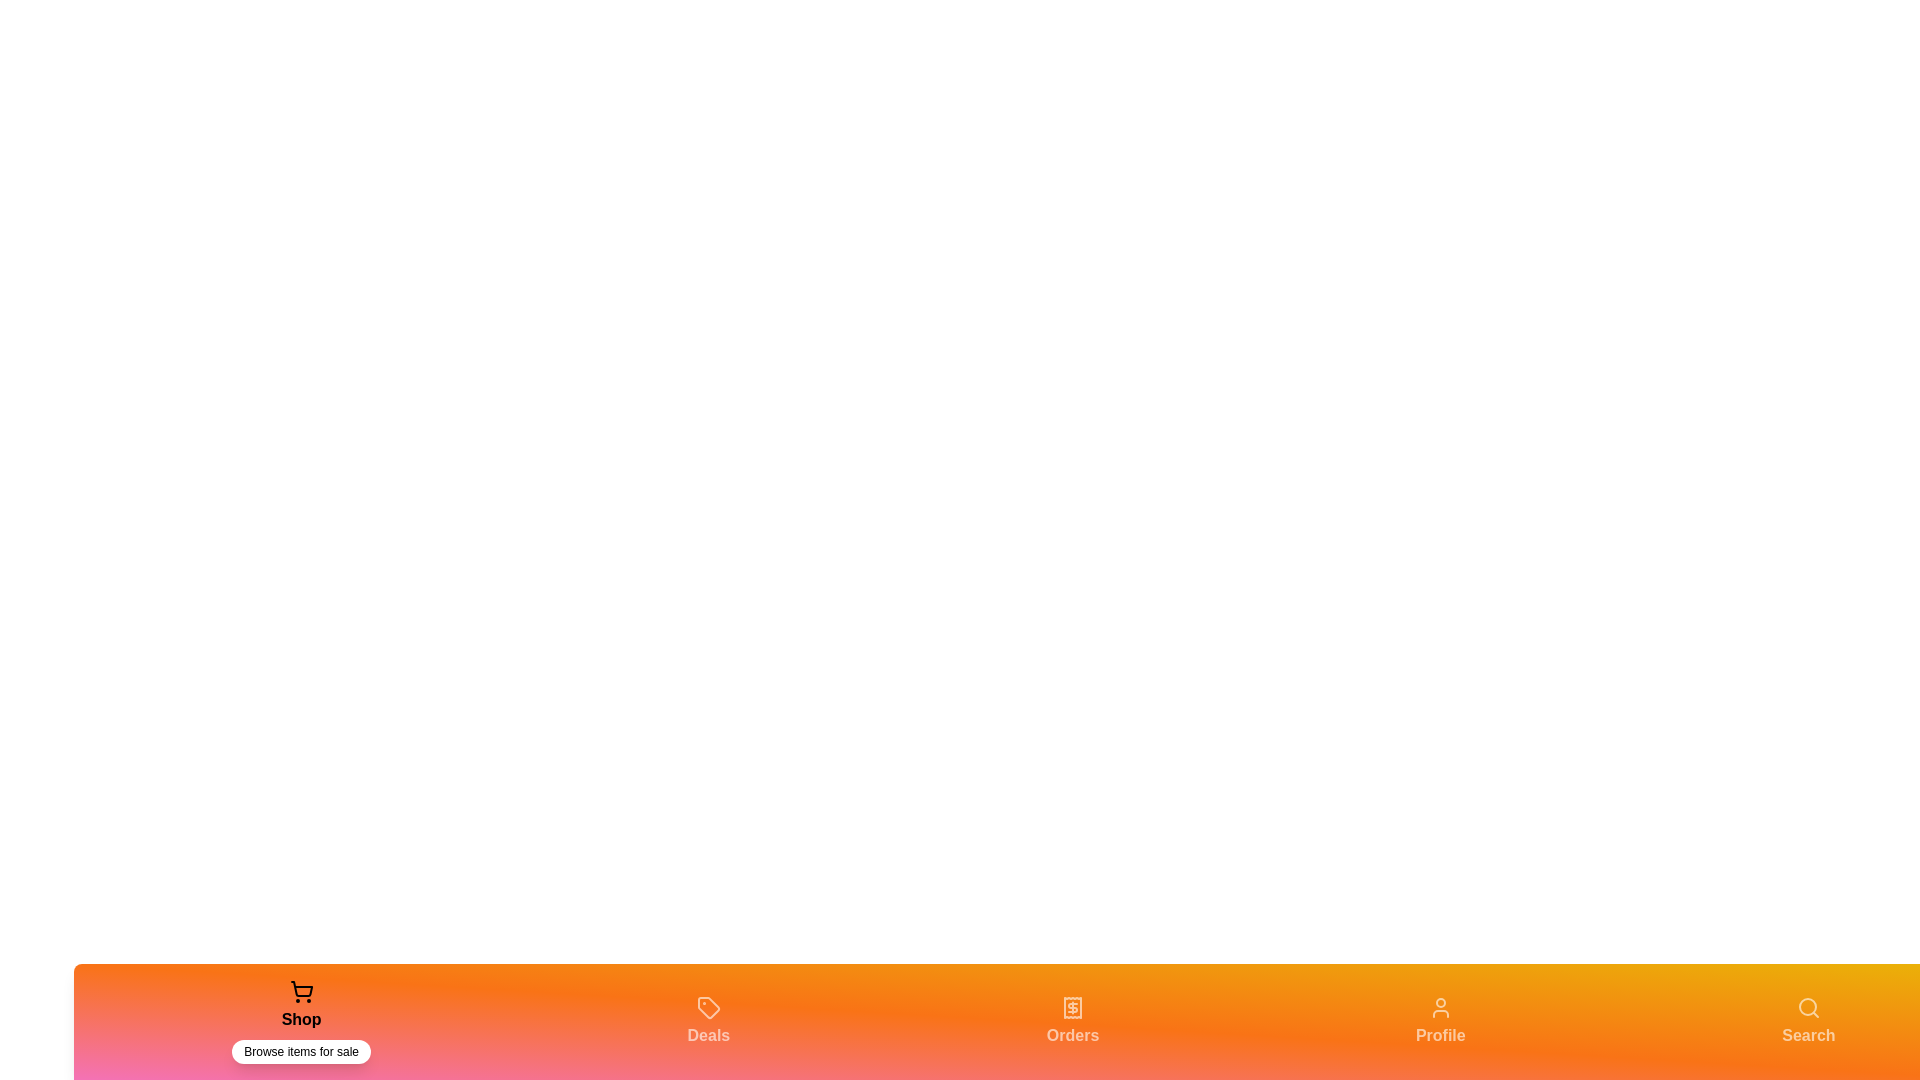 The height and width of the screenshot is (1080, 1920). I want to click on the label of the tab Orders, so click(1072, 1035).